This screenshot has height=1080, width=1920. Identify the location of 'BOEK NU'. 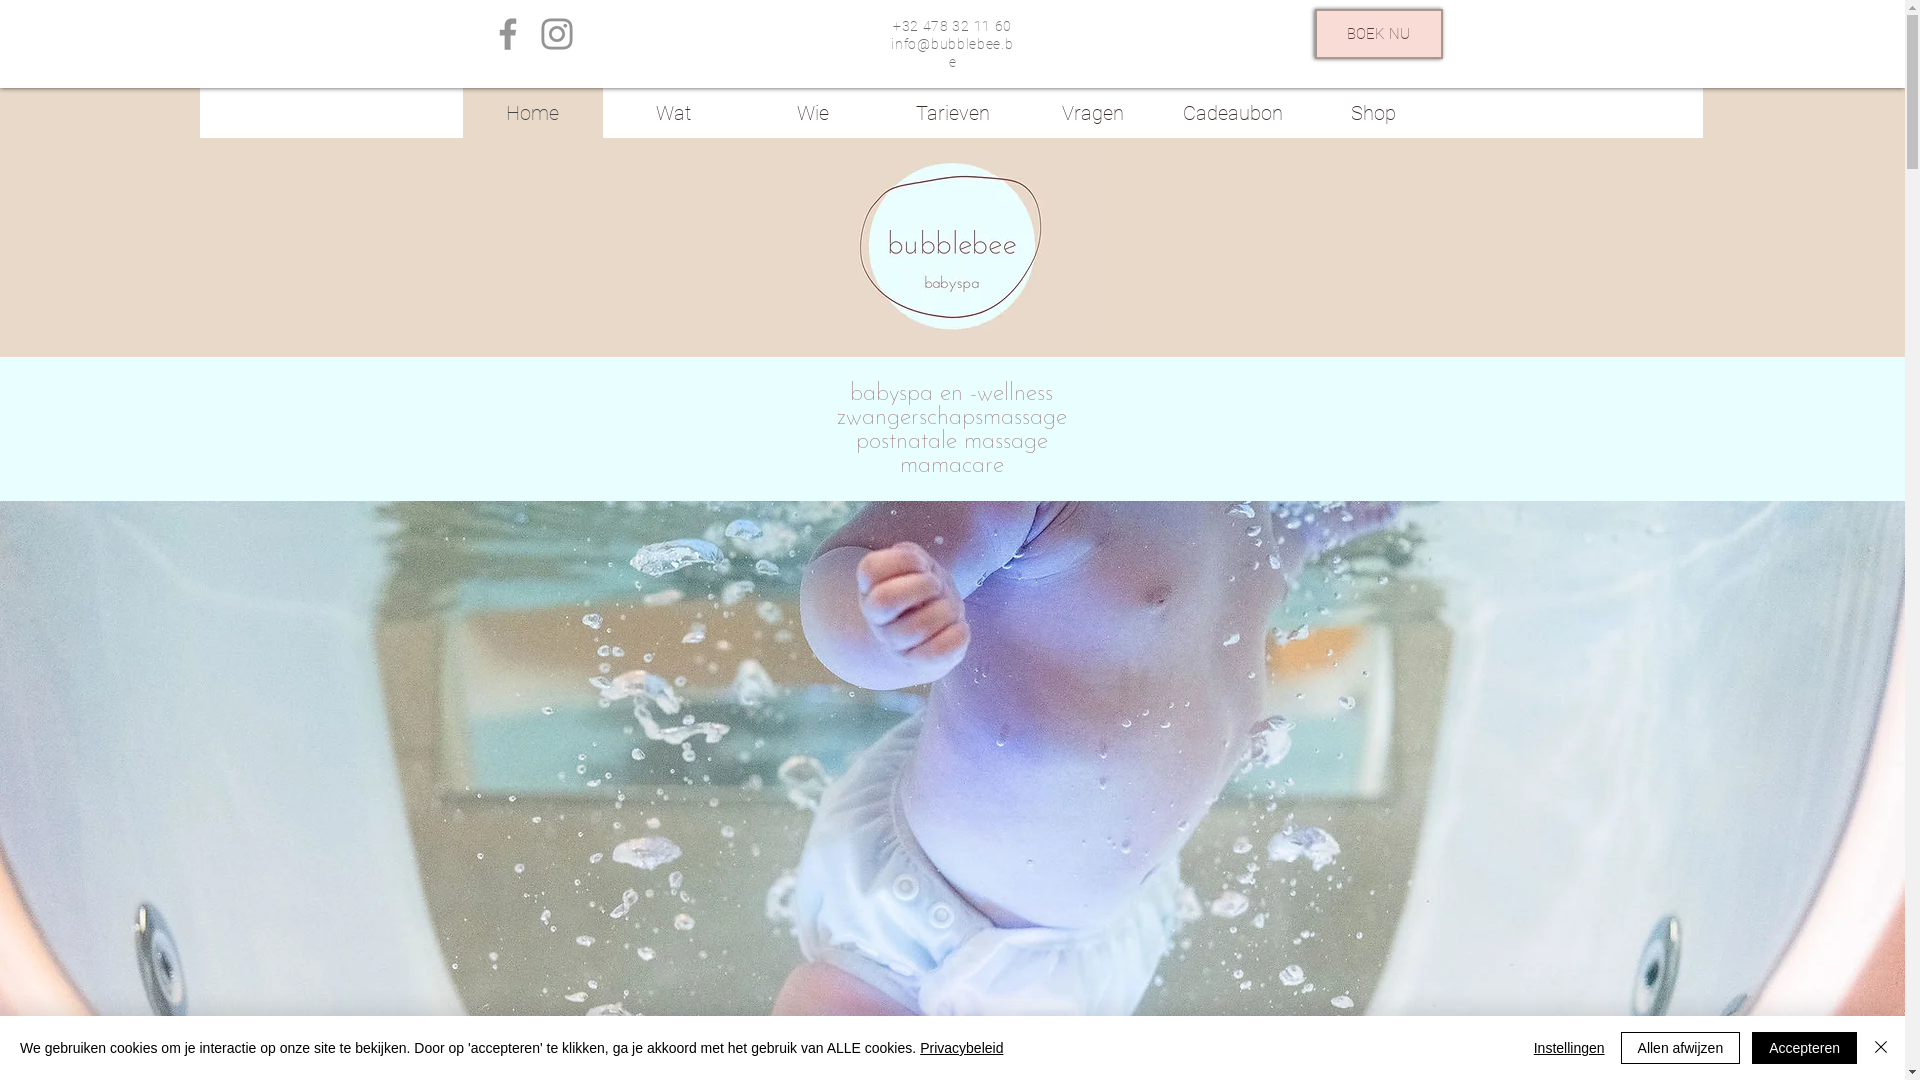
(1376, 34).